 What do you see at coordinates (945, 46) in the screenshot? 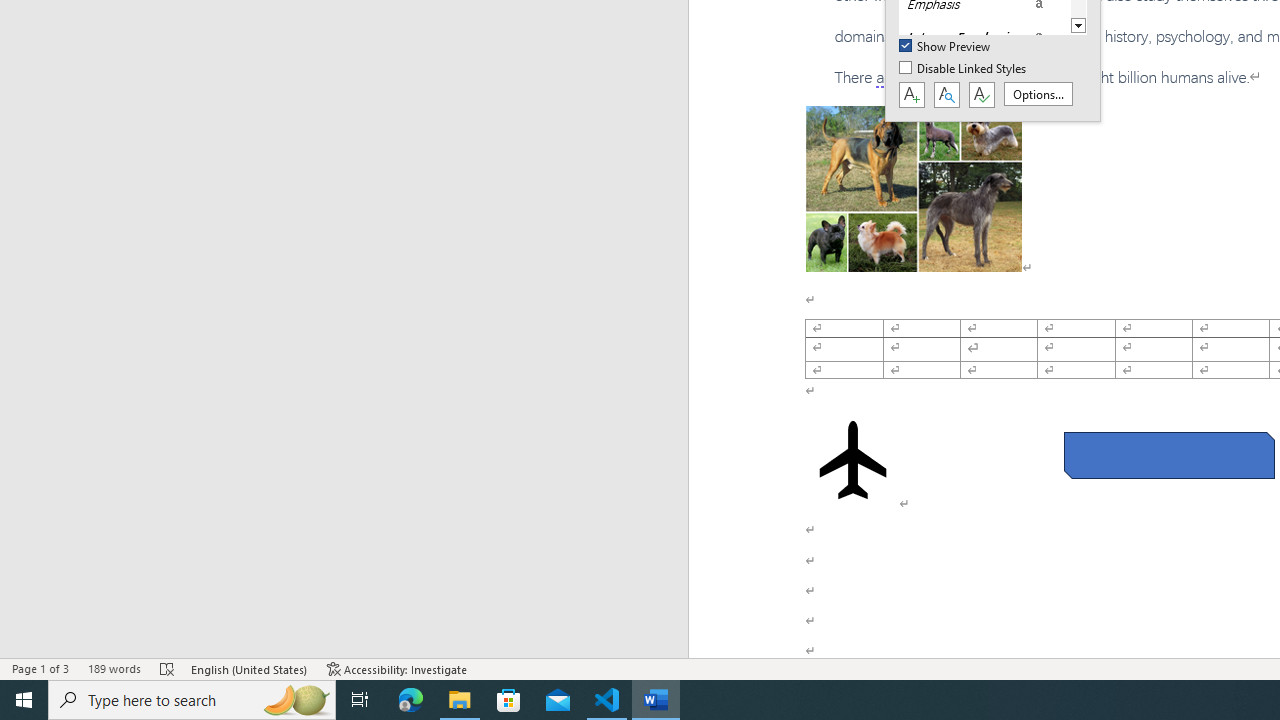
I see `'Show Preview'` at bounding box center [945, 46].